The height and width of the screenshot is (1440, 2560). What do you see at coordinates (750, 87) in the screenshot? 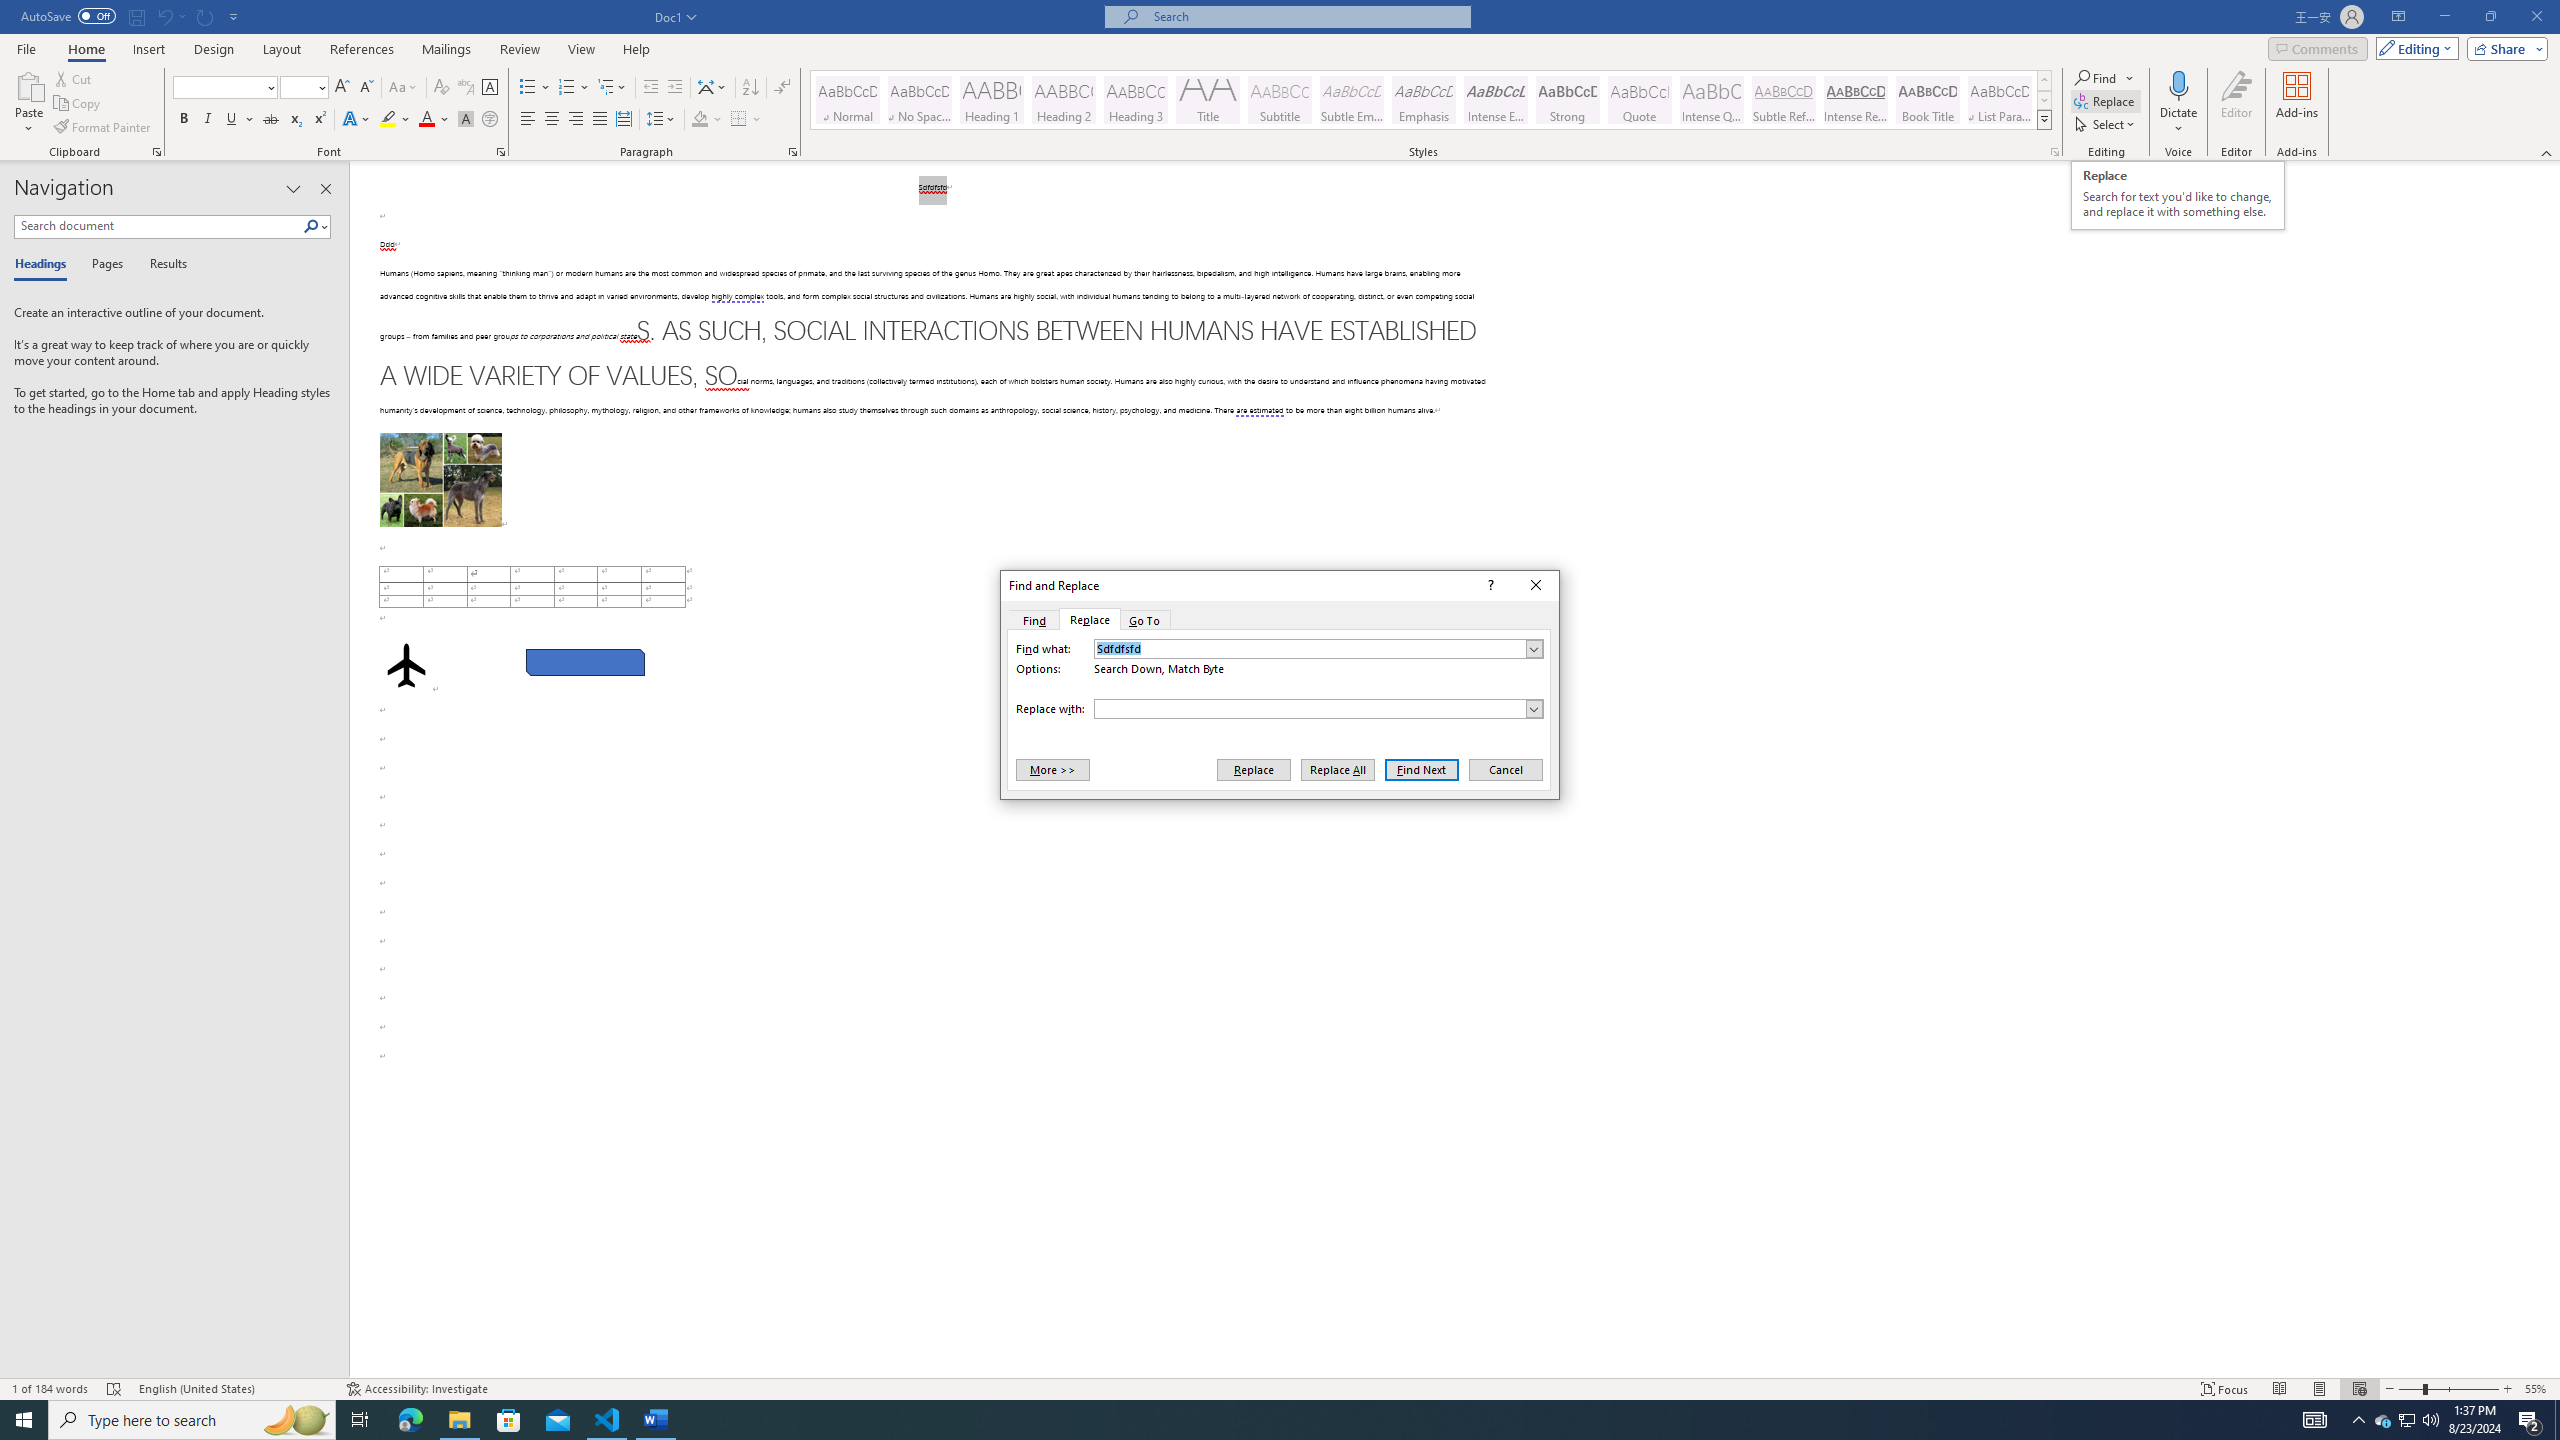
I see `'Sort...'` at bounding box center [750, 87].